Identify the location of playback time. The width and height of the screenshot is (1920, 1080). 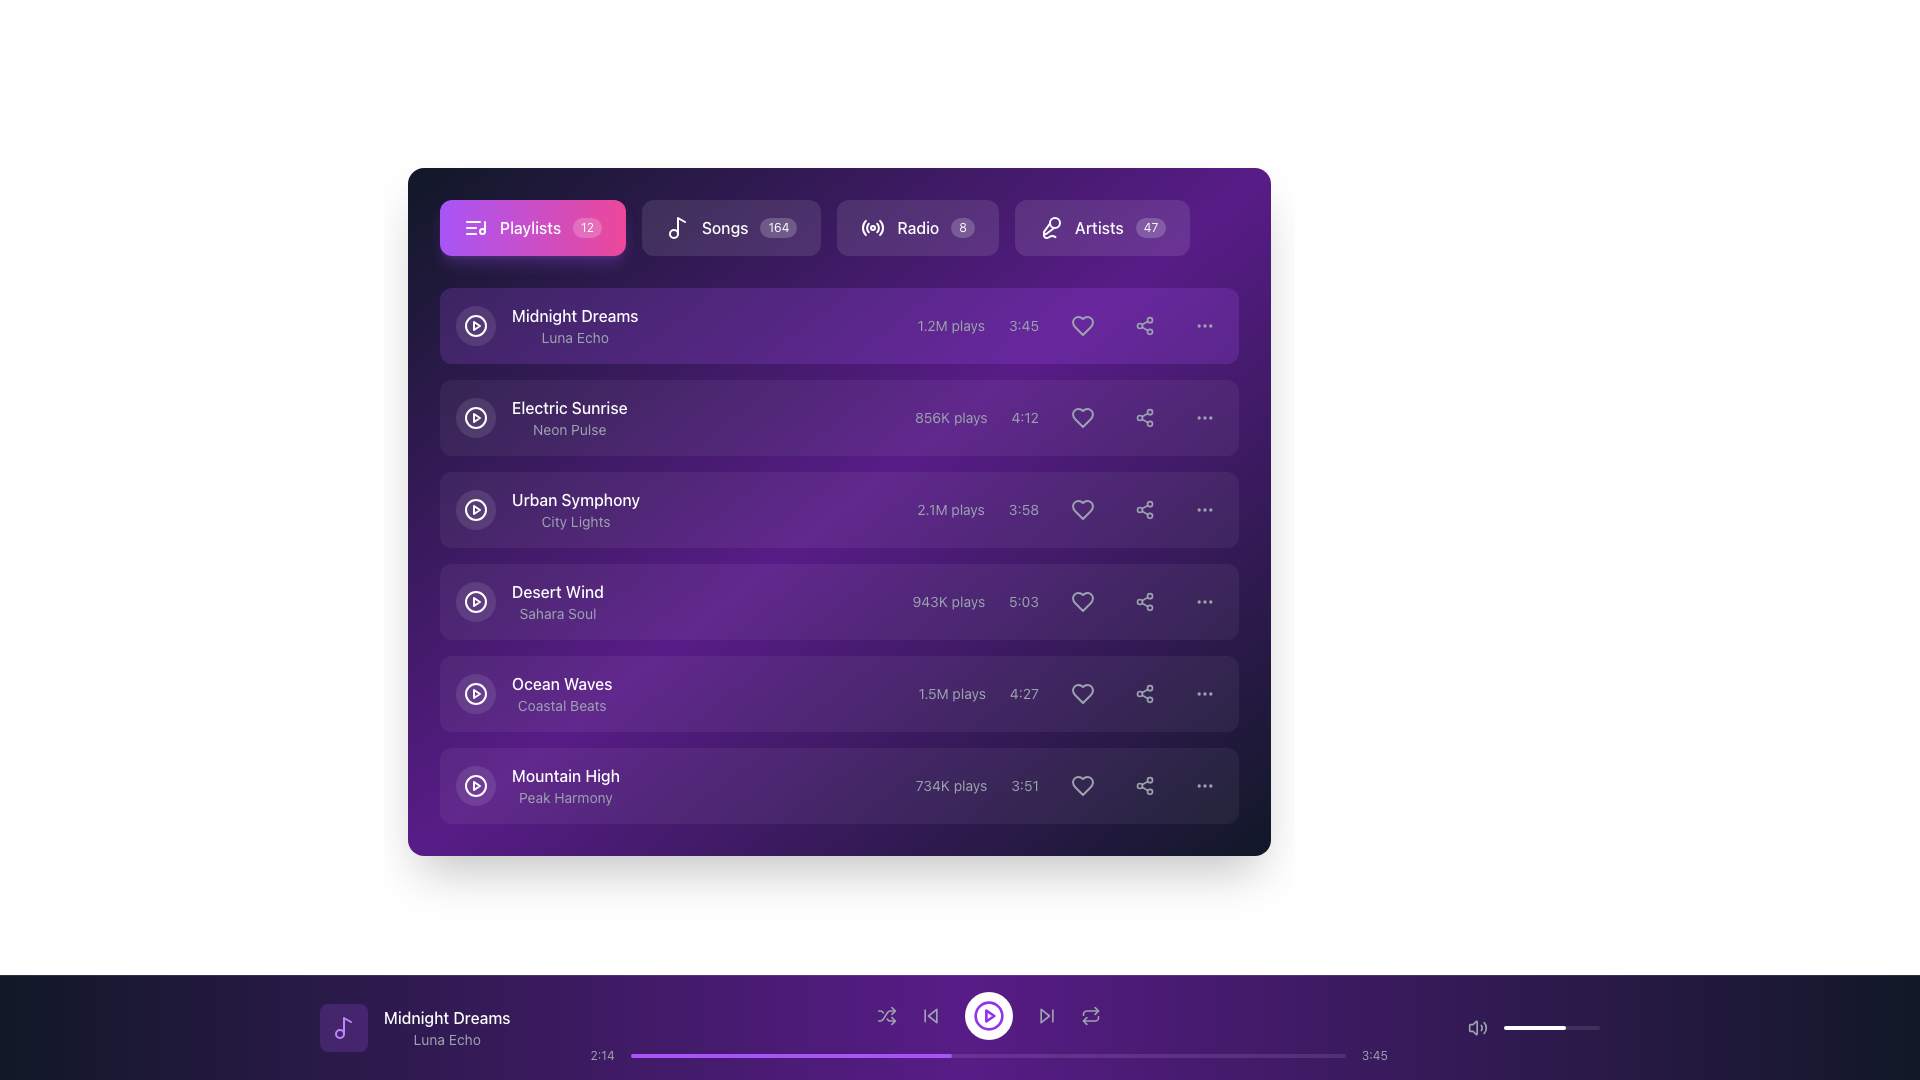
(880, 1055).